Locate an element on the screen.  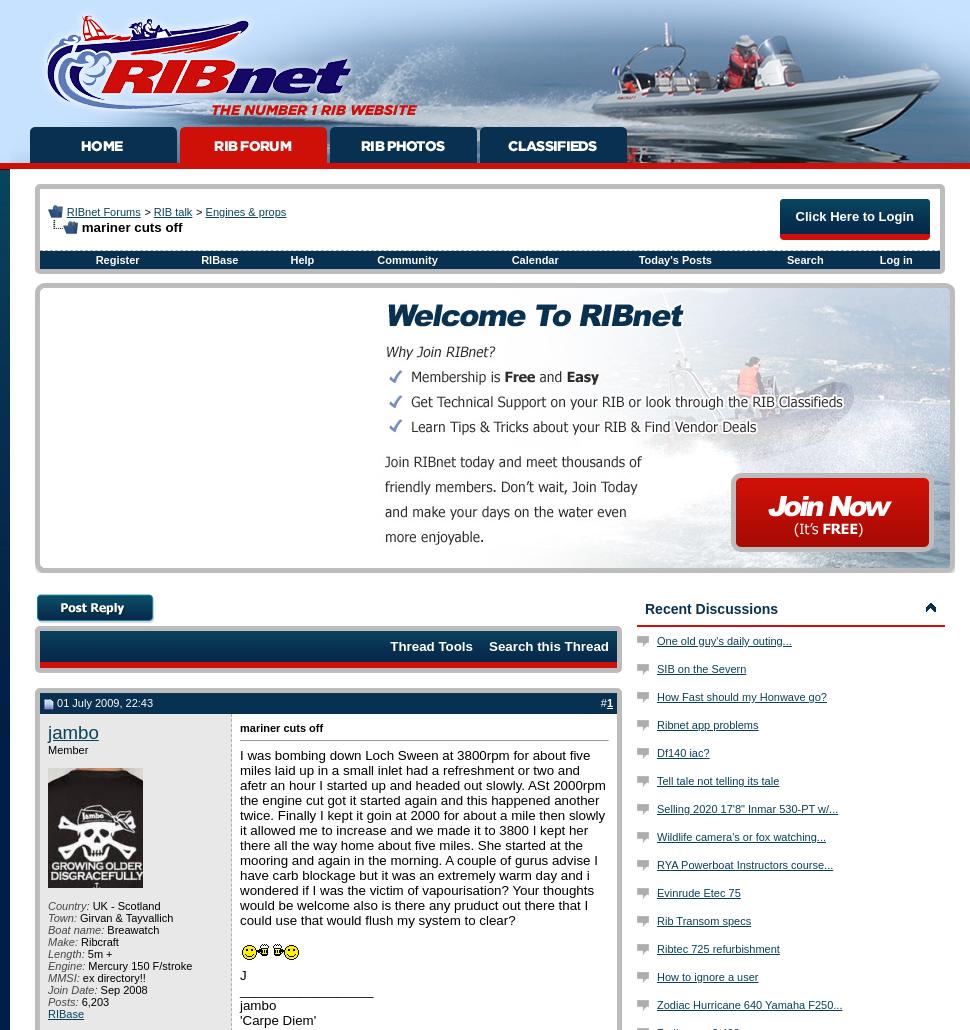
'One old guy's daily outing...' is located at coordinates (724, 639).